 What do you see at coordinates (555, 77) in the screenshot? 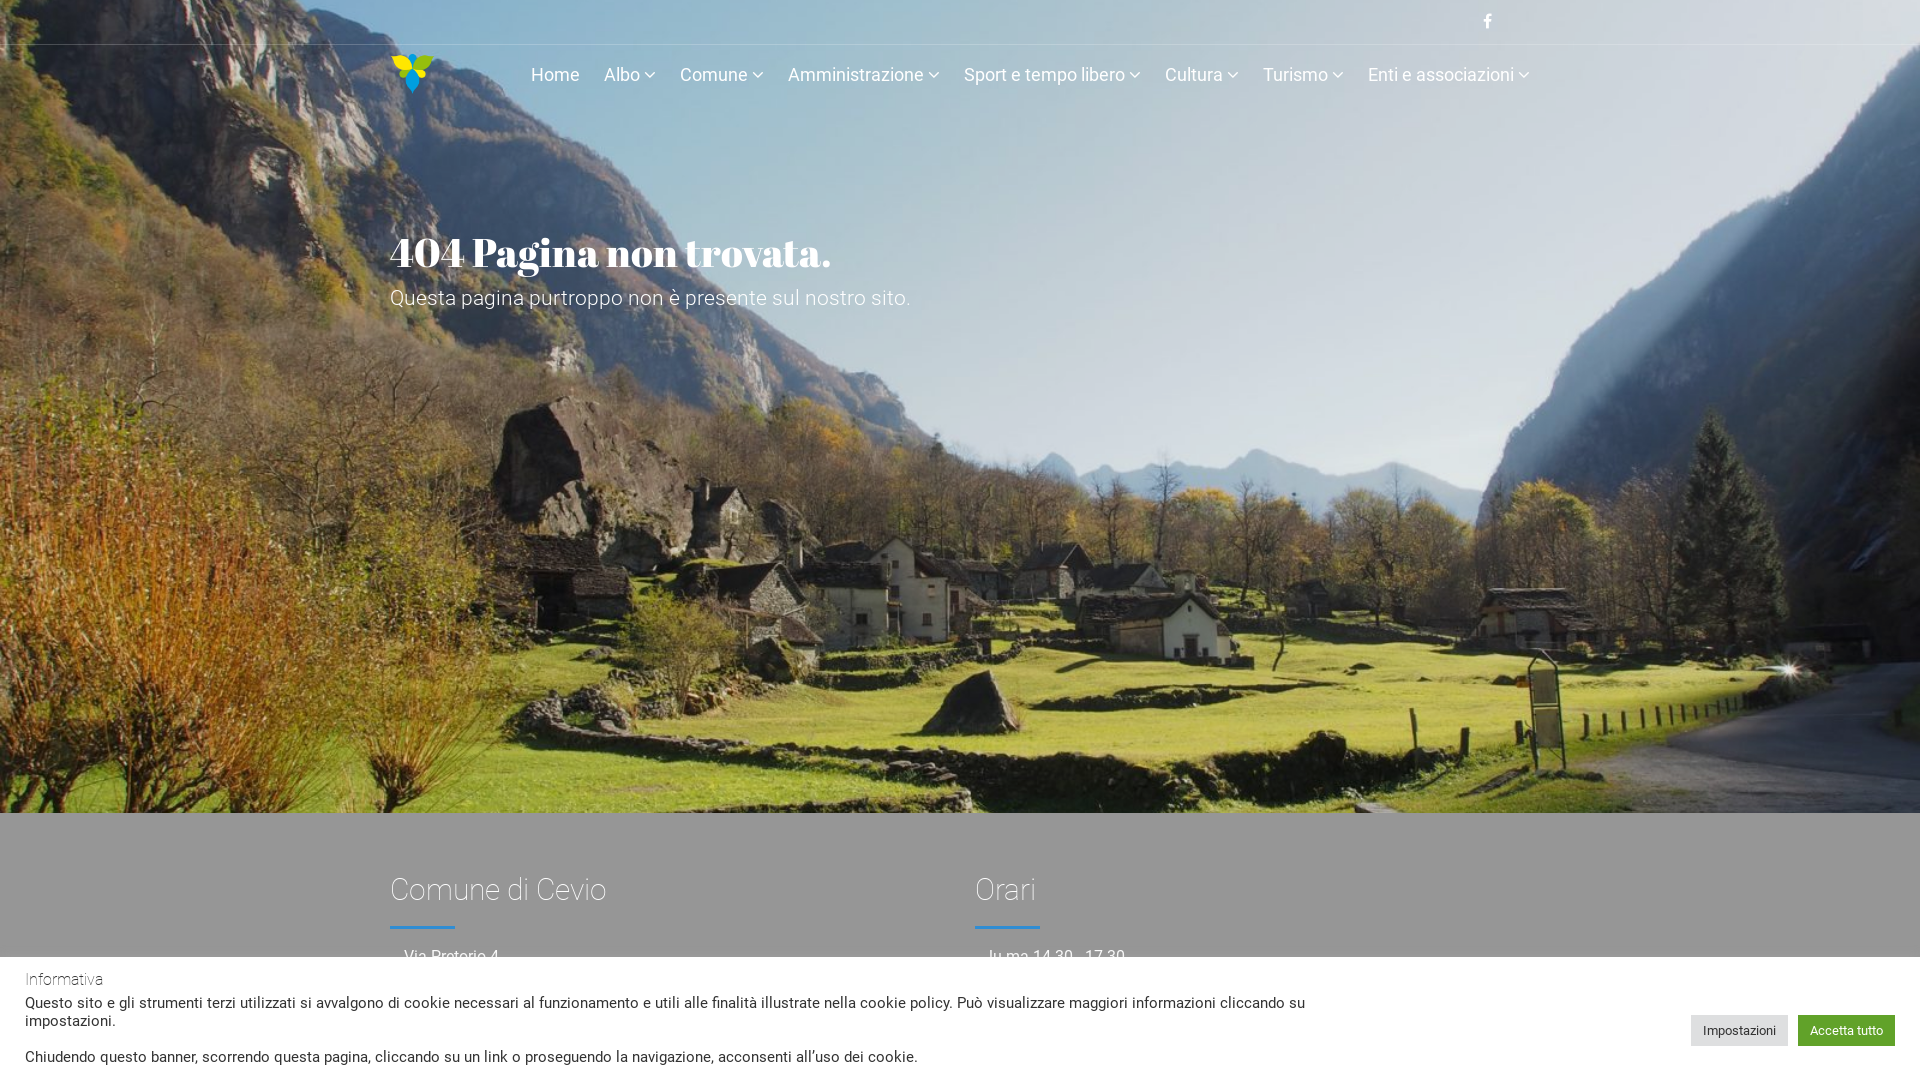
I see `'Home'` at bounding box center [555, 77].